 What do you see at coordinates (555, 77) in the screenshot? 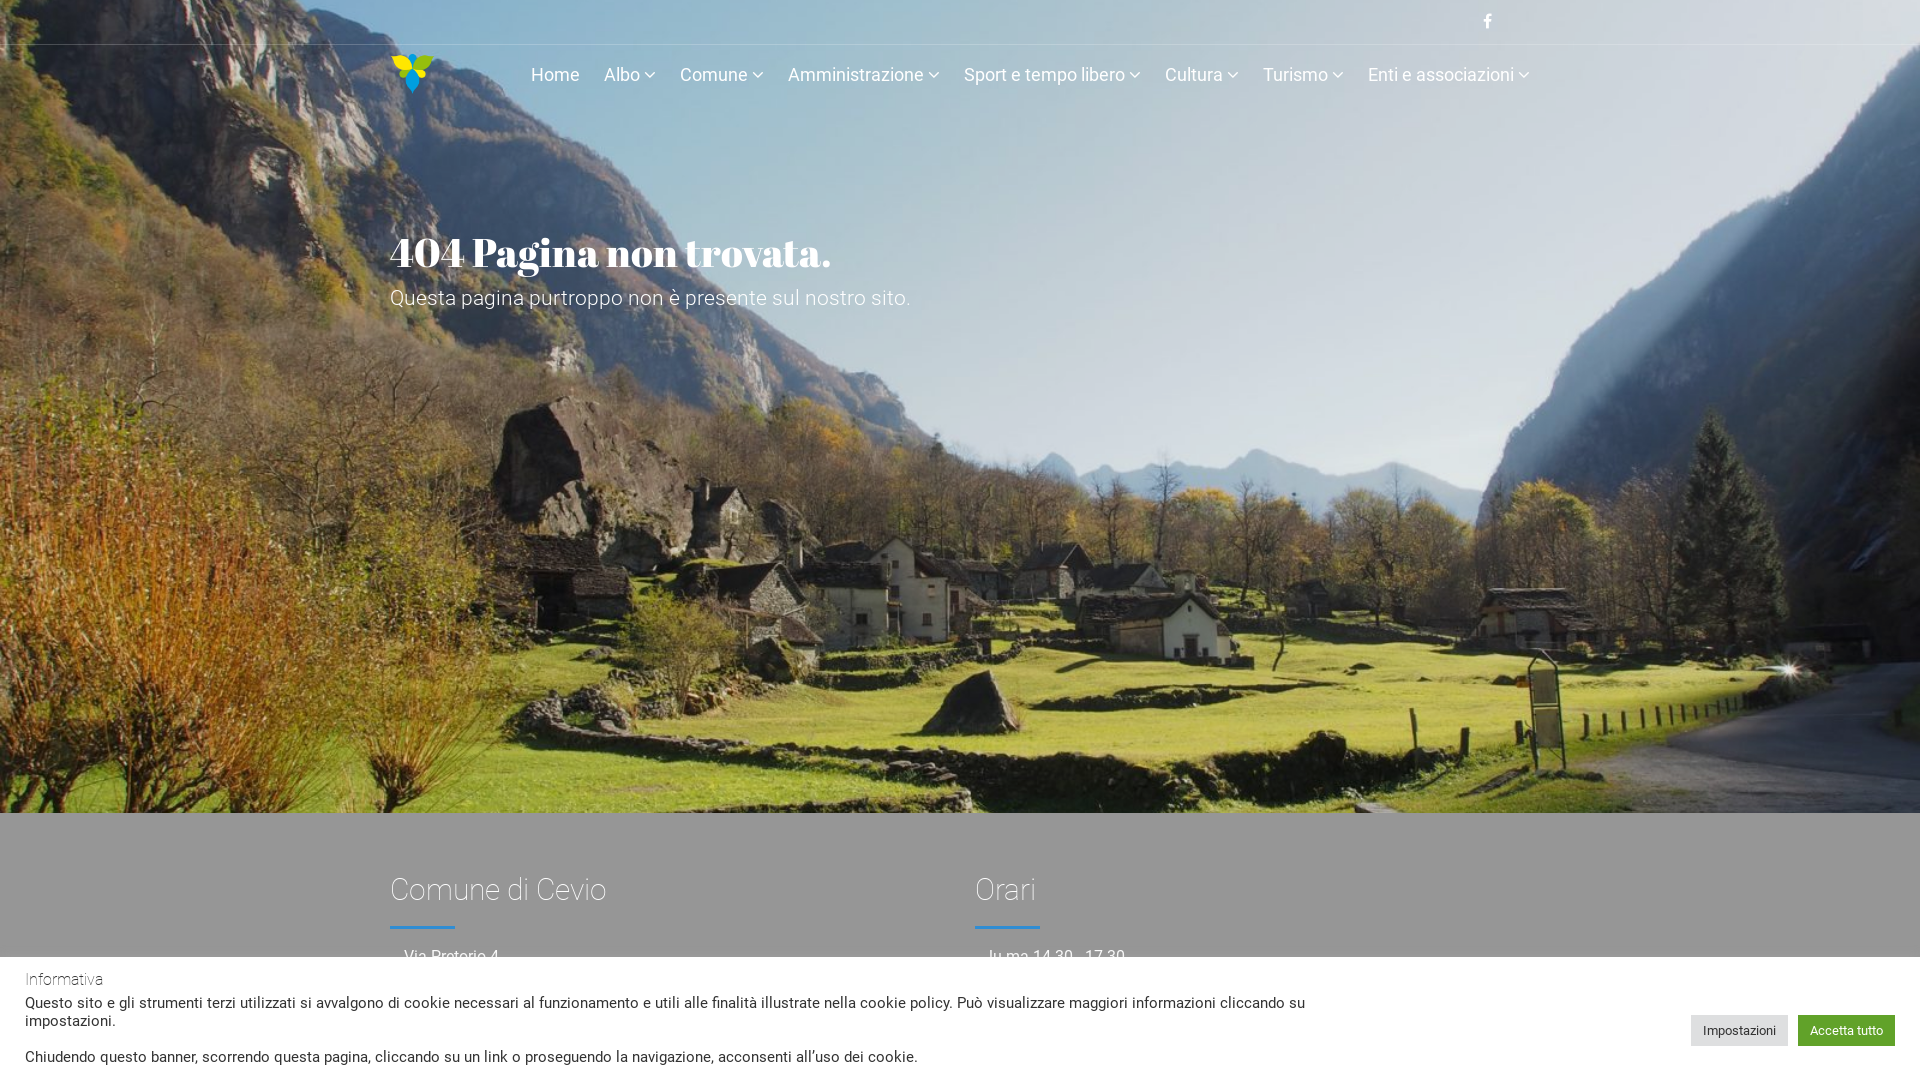
I see `'Home'` at bounding box center [555, 77].